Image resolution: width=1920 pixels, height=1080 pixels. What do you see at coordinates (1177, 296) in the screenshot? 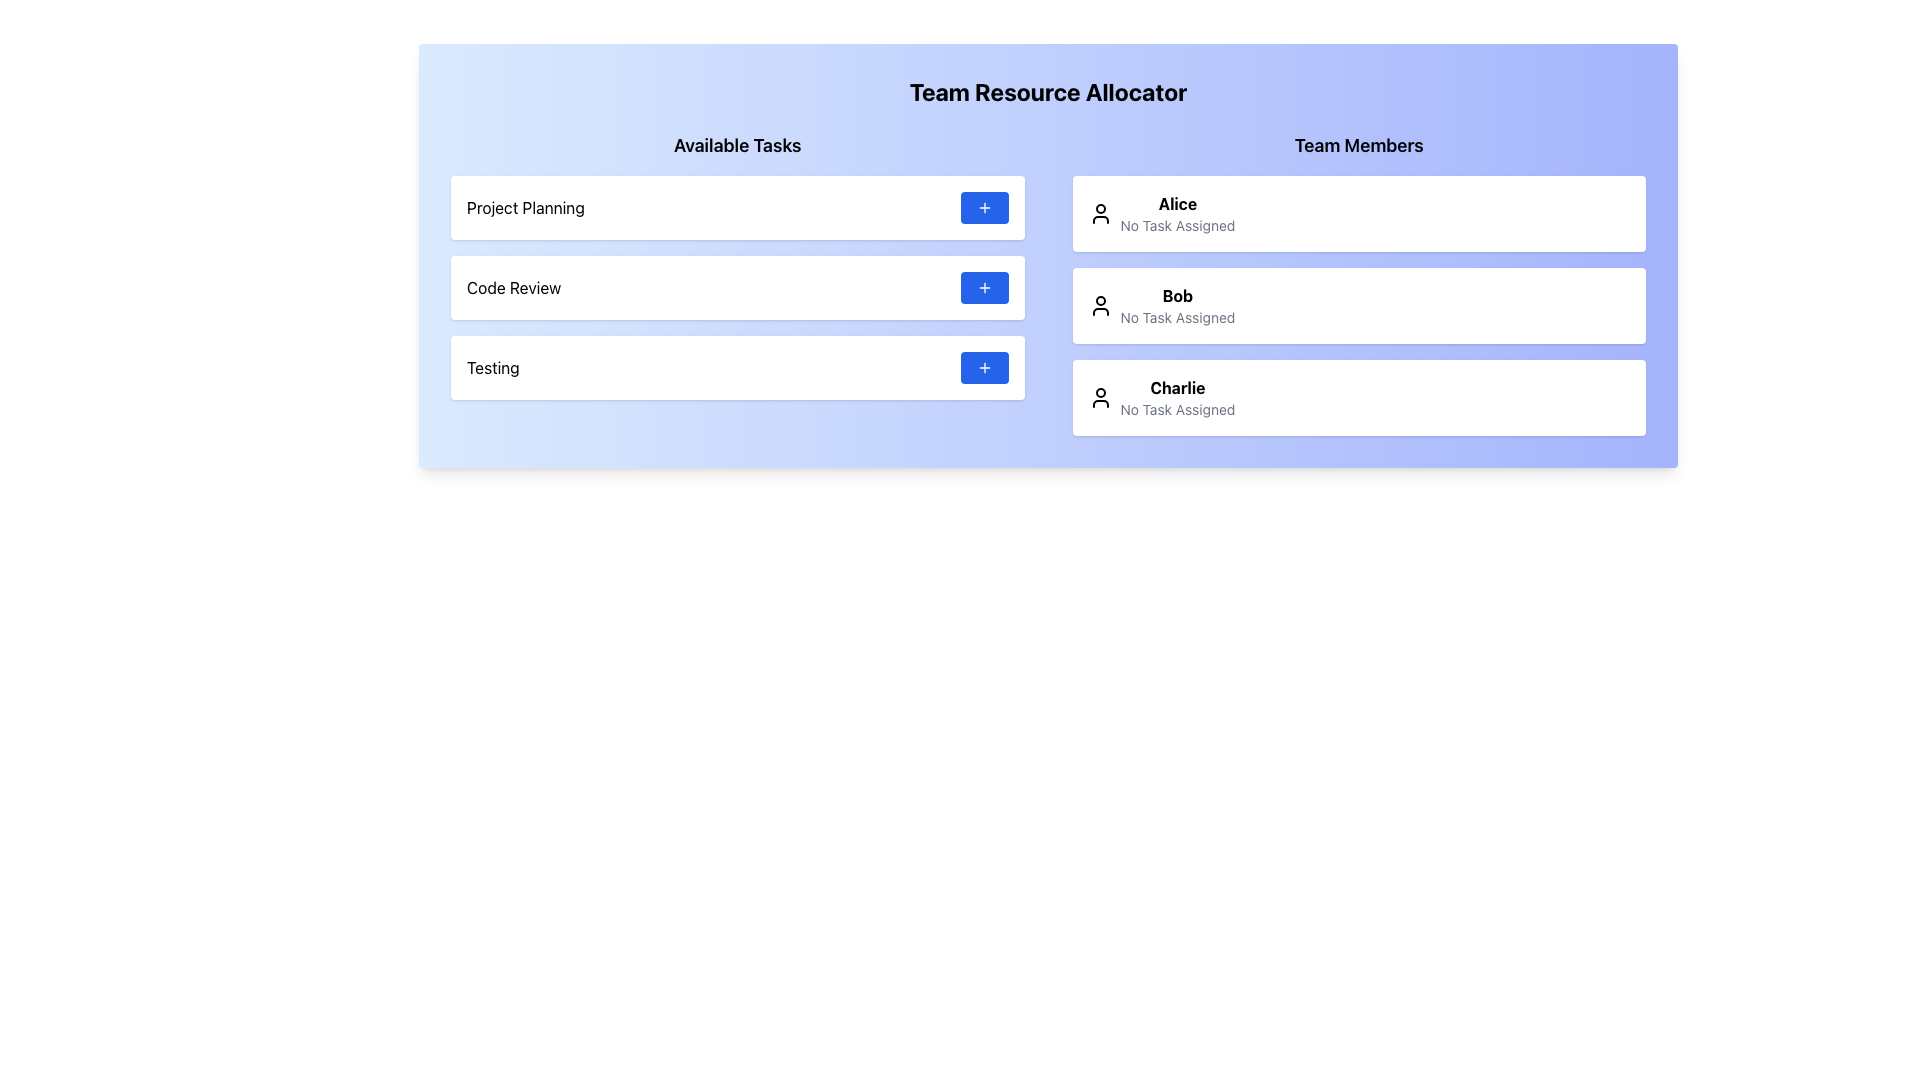
I see `the bold-styled text displaying the name 'Bob', which is the second name in the 'Team Members' column, located between 'Alice' and 'Charlie'` at bounding box center [1177, 296].